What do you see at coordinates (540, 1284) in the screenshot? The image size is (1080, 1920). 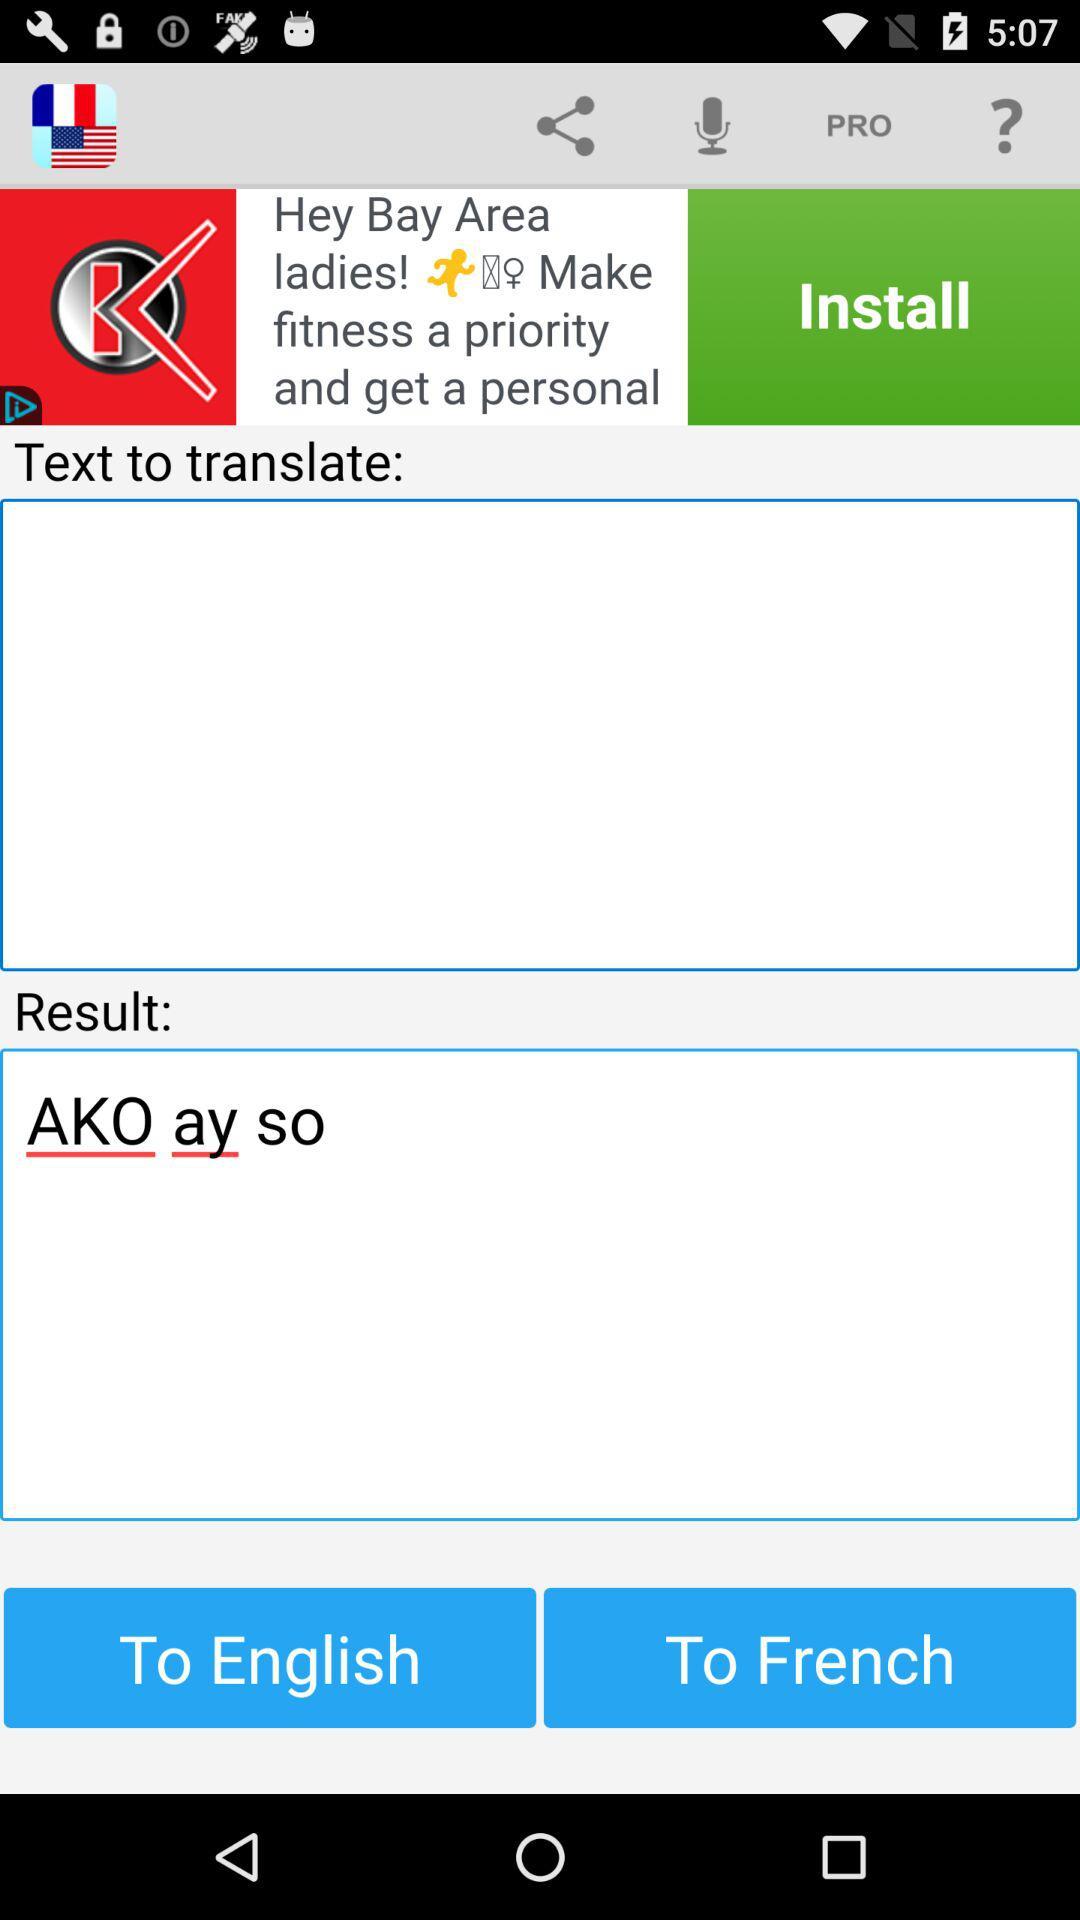 I see `item above to english icon` at bounding box center [540, 1284].